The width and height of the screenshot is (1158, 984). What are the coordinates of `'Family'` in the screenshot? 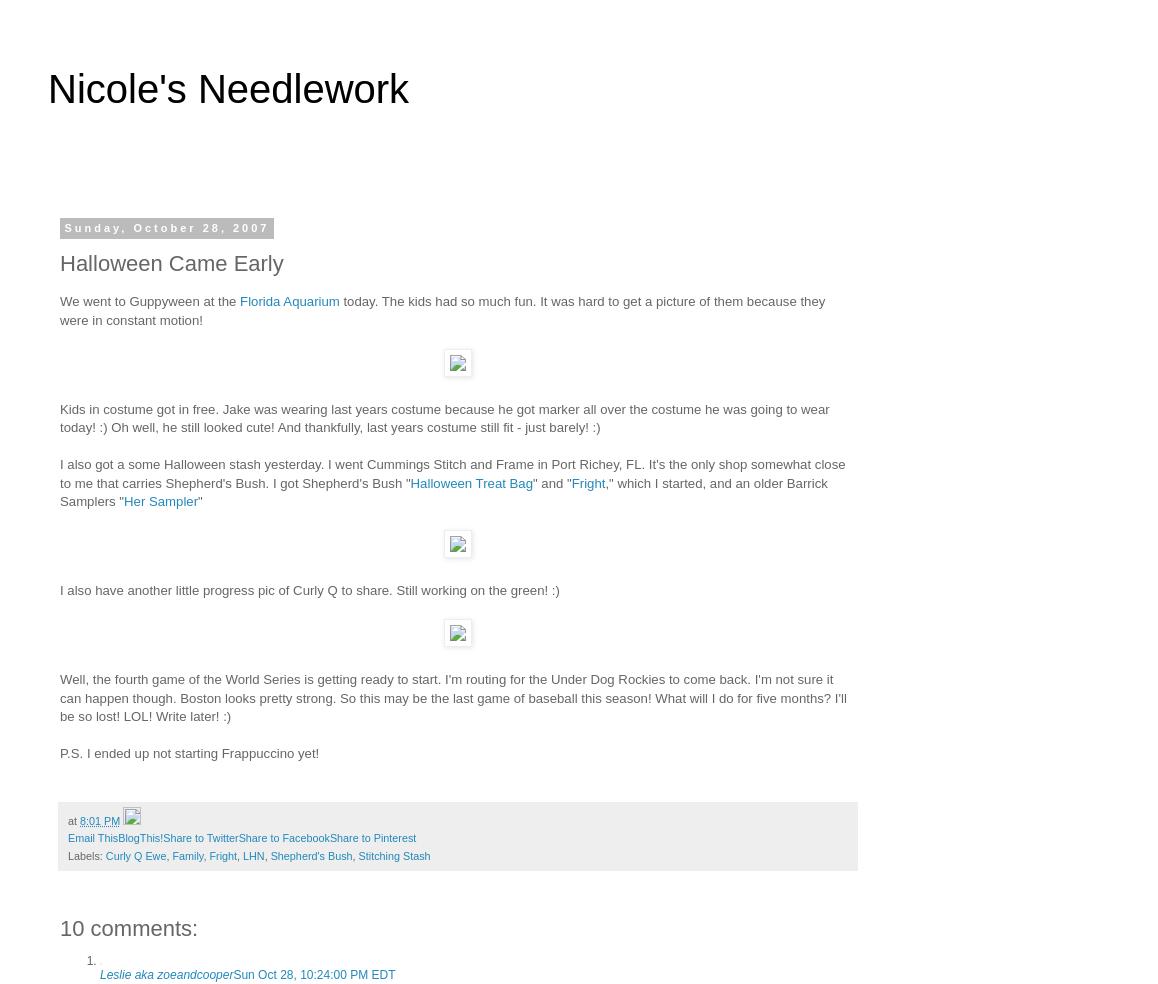 It's located at (187, 853).